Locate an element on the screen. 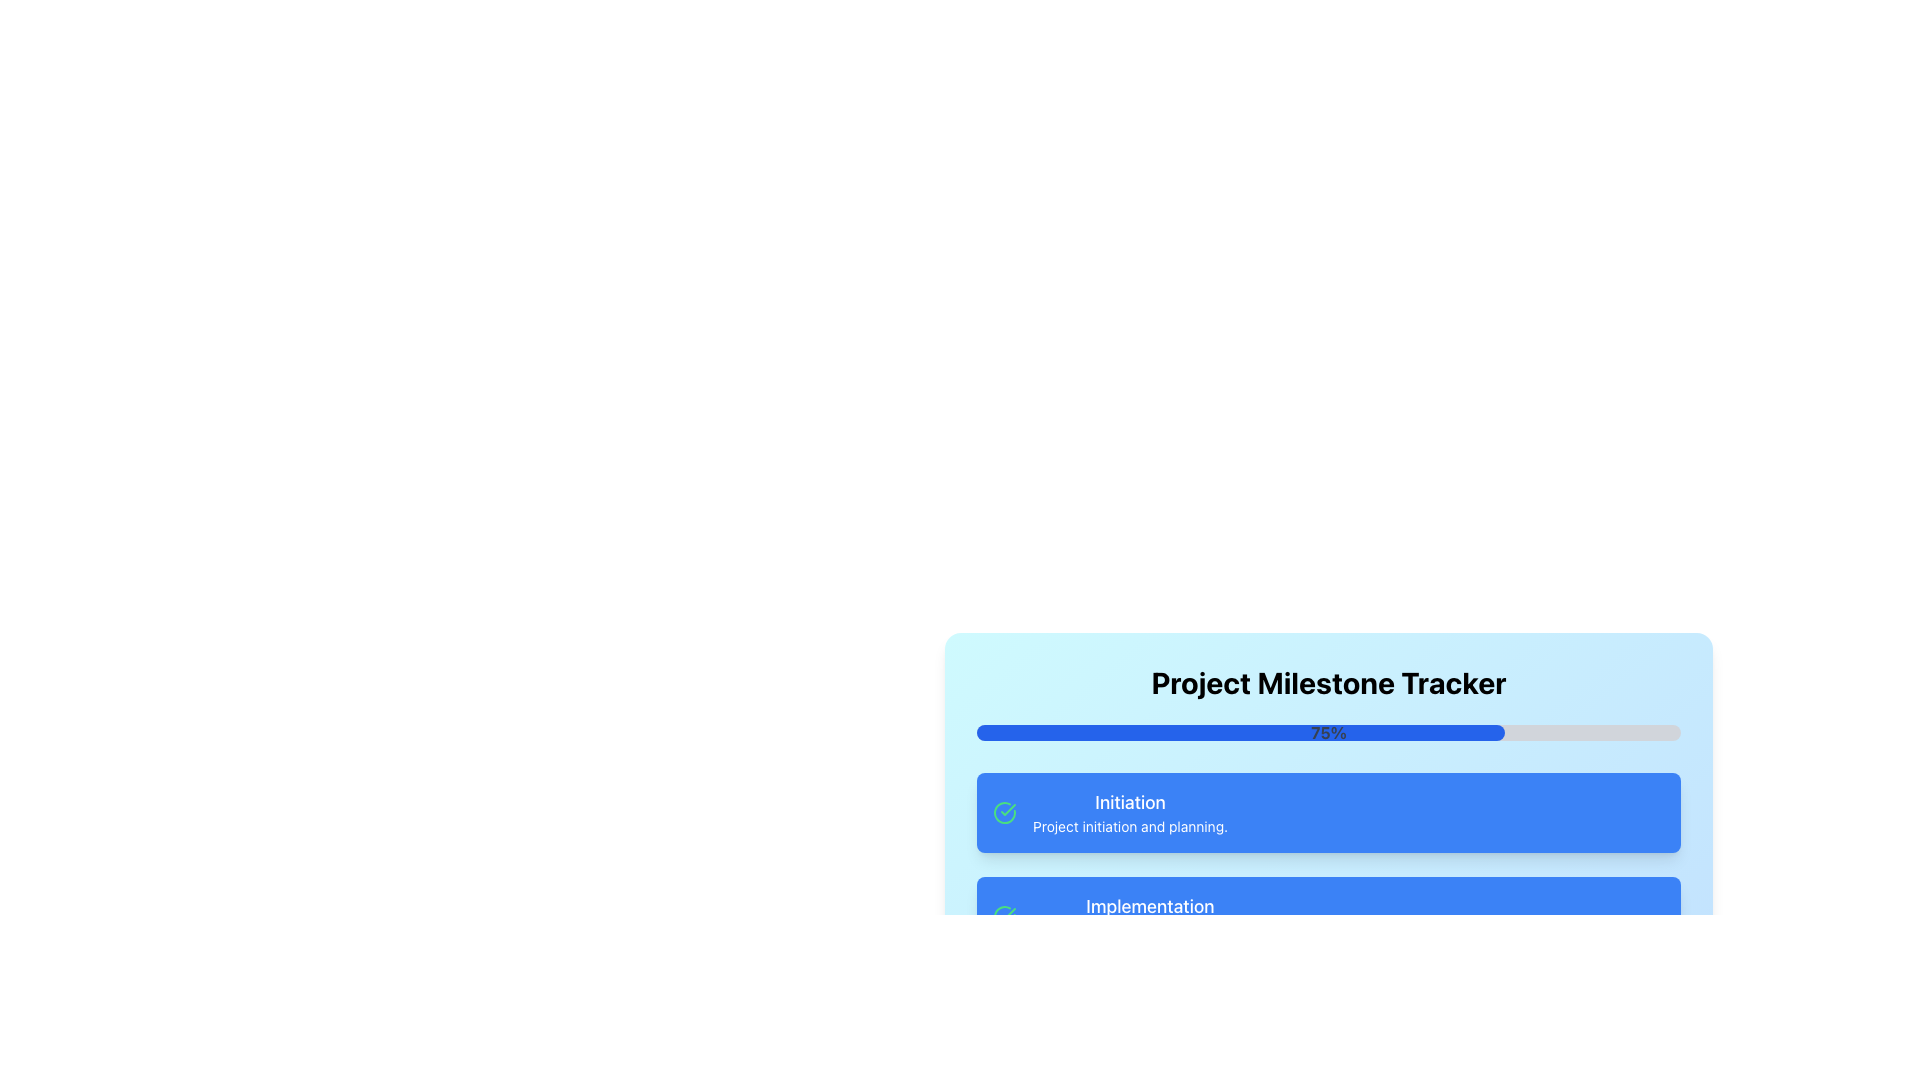  the blue icon indicating the 'Implementation' milestone in the milestone section, located to the left of the 'Implementation' text is located at coordinates (1004, 917).